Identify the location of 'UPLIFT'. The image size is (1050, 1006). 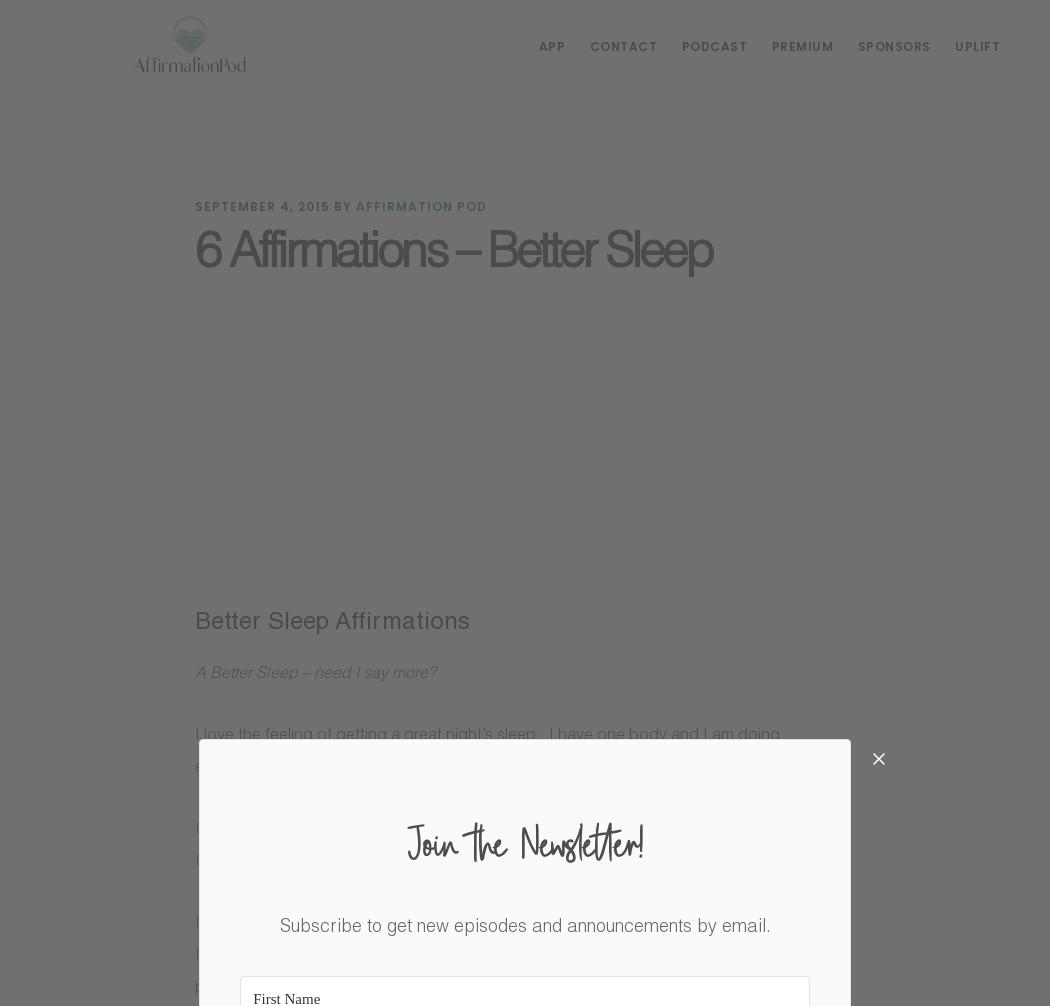
(977, 46).